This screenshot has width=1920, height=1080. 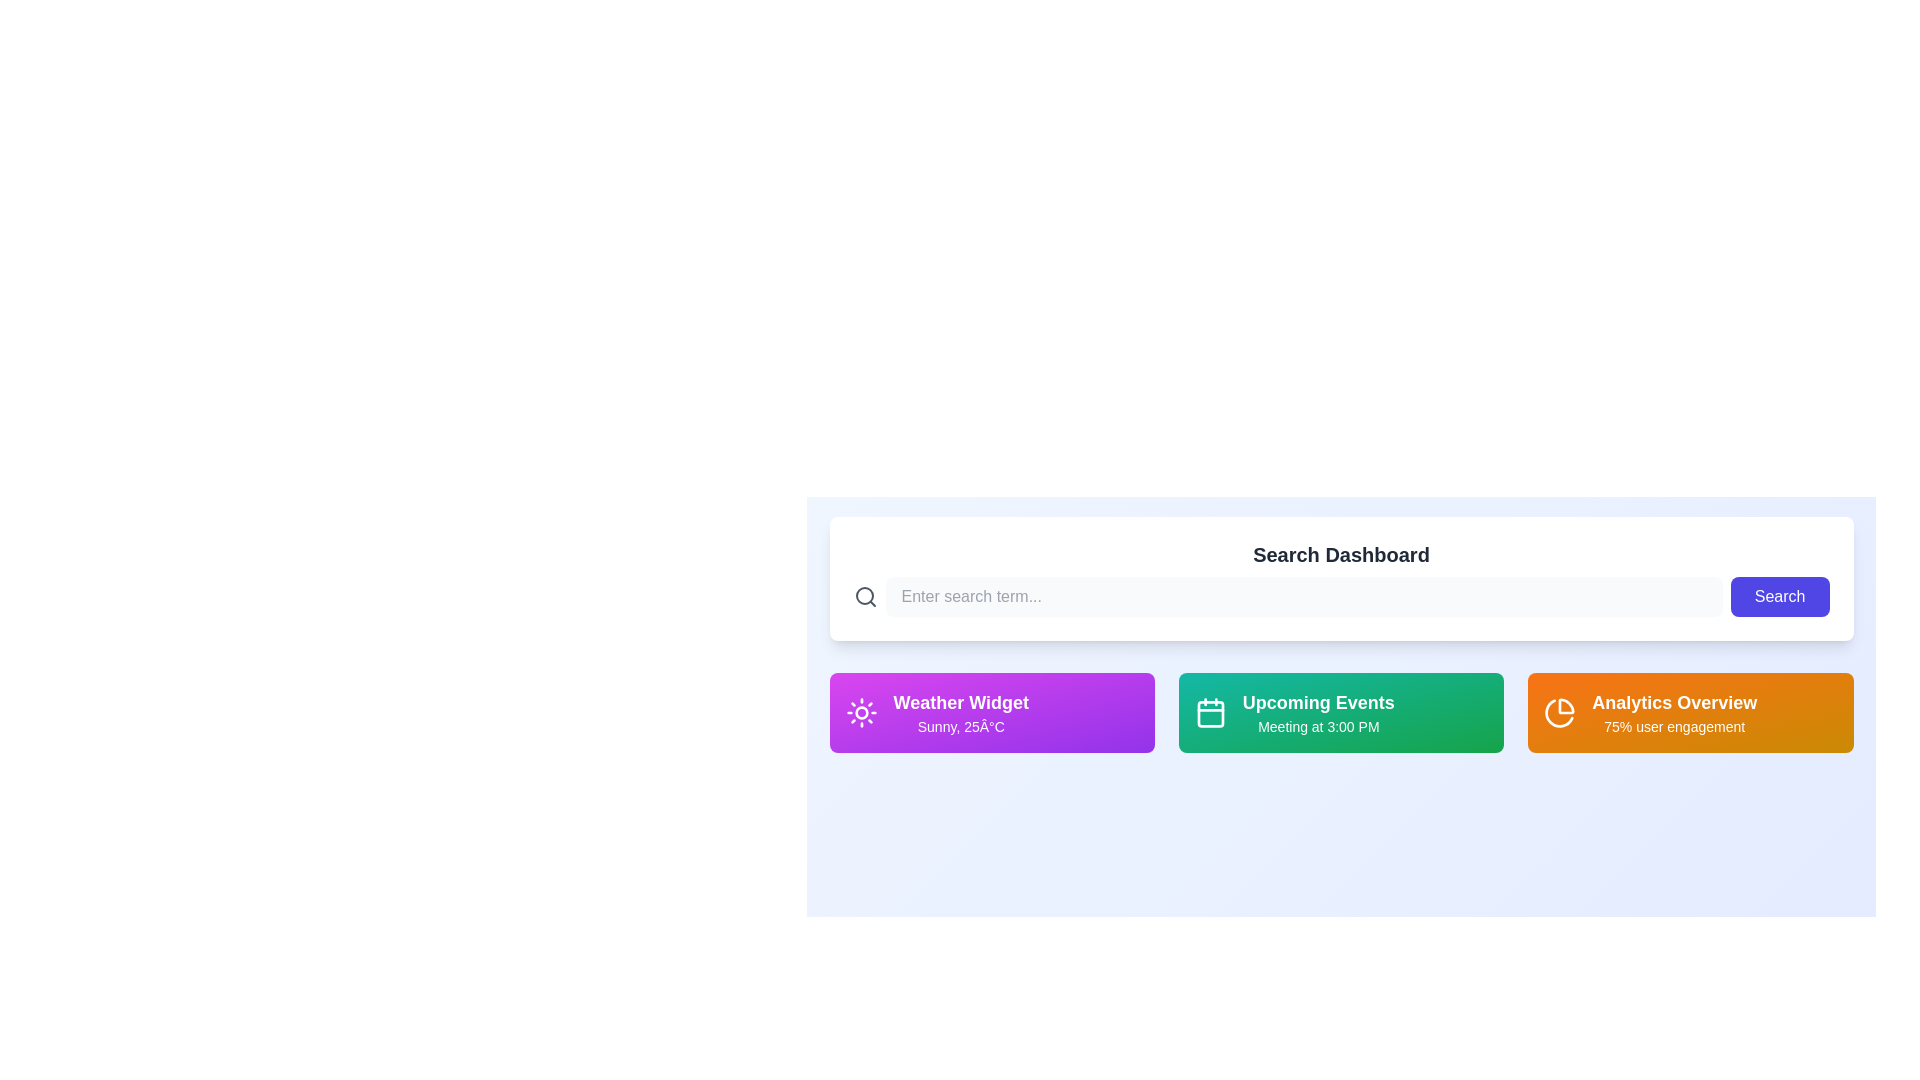 I want to click on the text block titled 'Analytics Overview' with '75% user engagement' in a styled card component on the rightmost side of the horizontal card set, so click(x=1674, y=712).